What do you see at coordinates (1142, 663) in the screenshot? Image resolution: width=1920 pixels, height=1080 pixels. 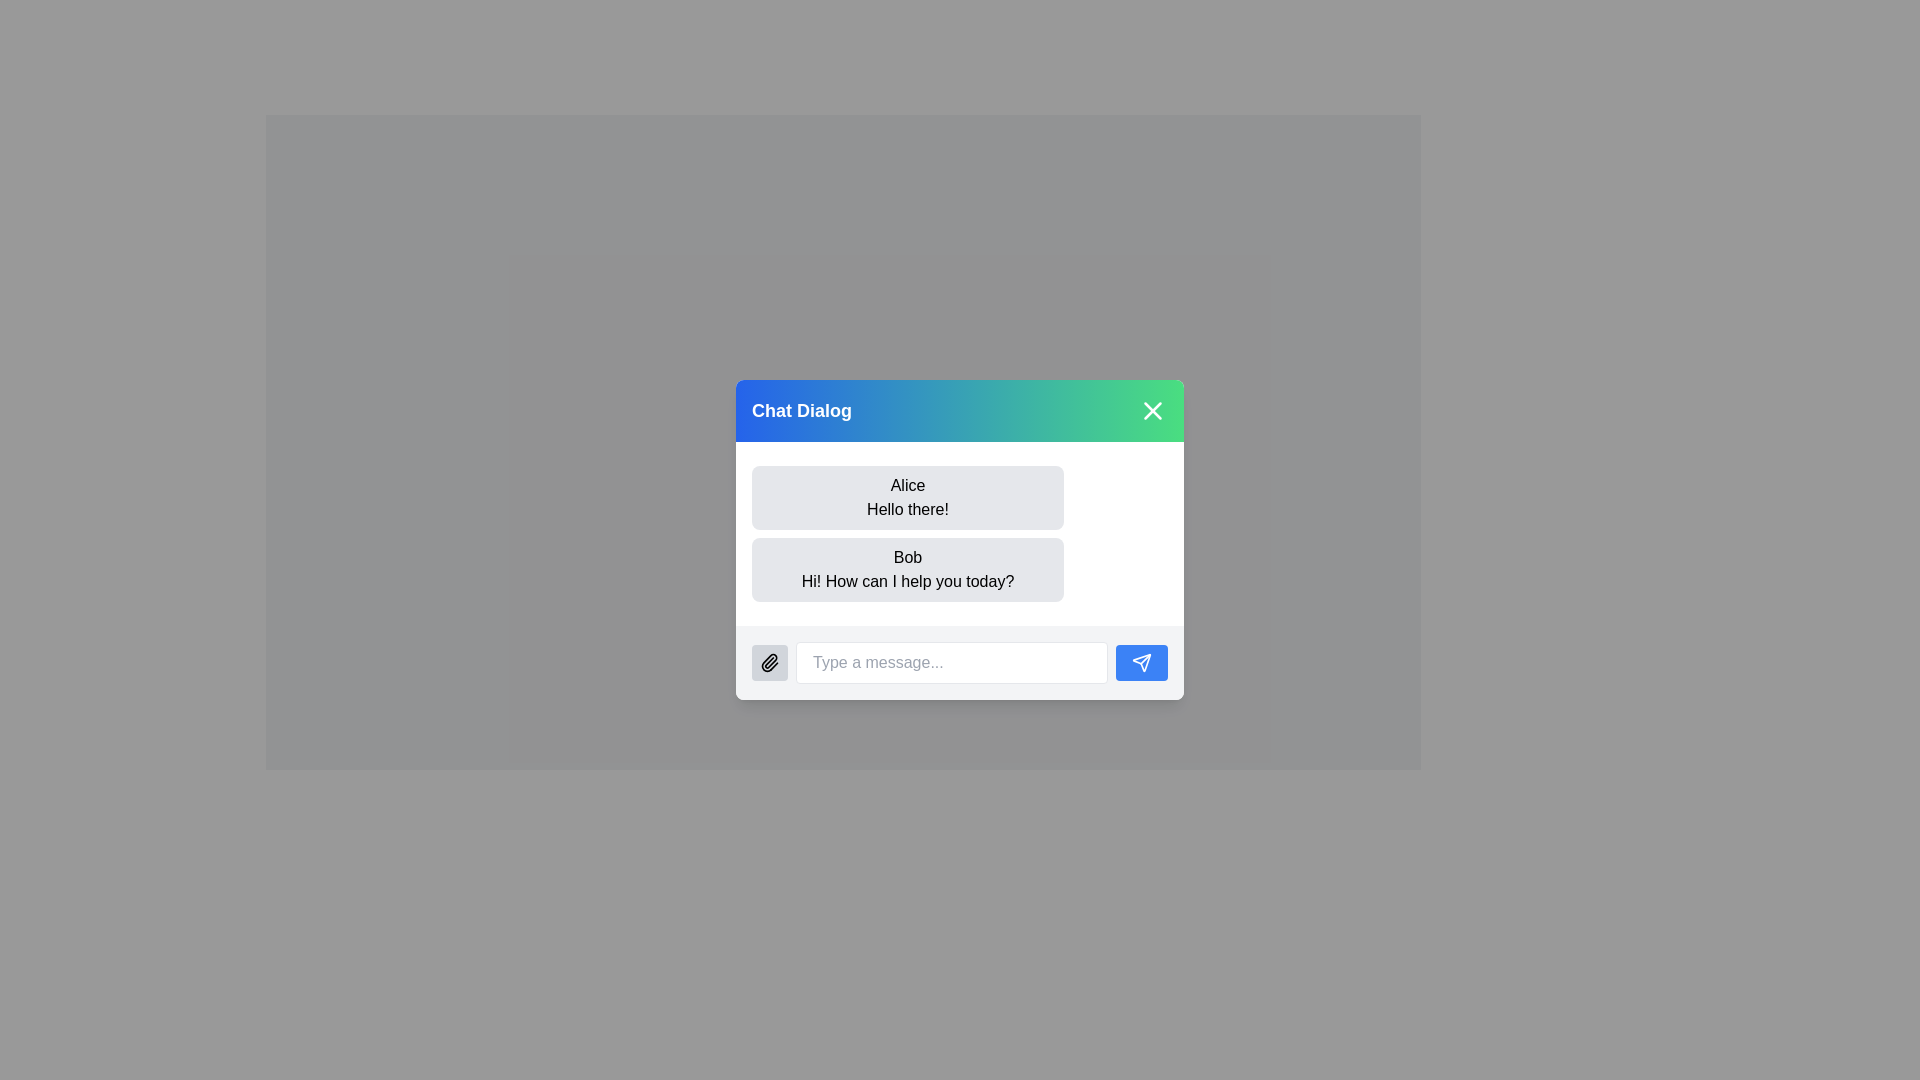 I see `the button located at the bottom-right of the dialog box` at bounding box center [1142, 663].